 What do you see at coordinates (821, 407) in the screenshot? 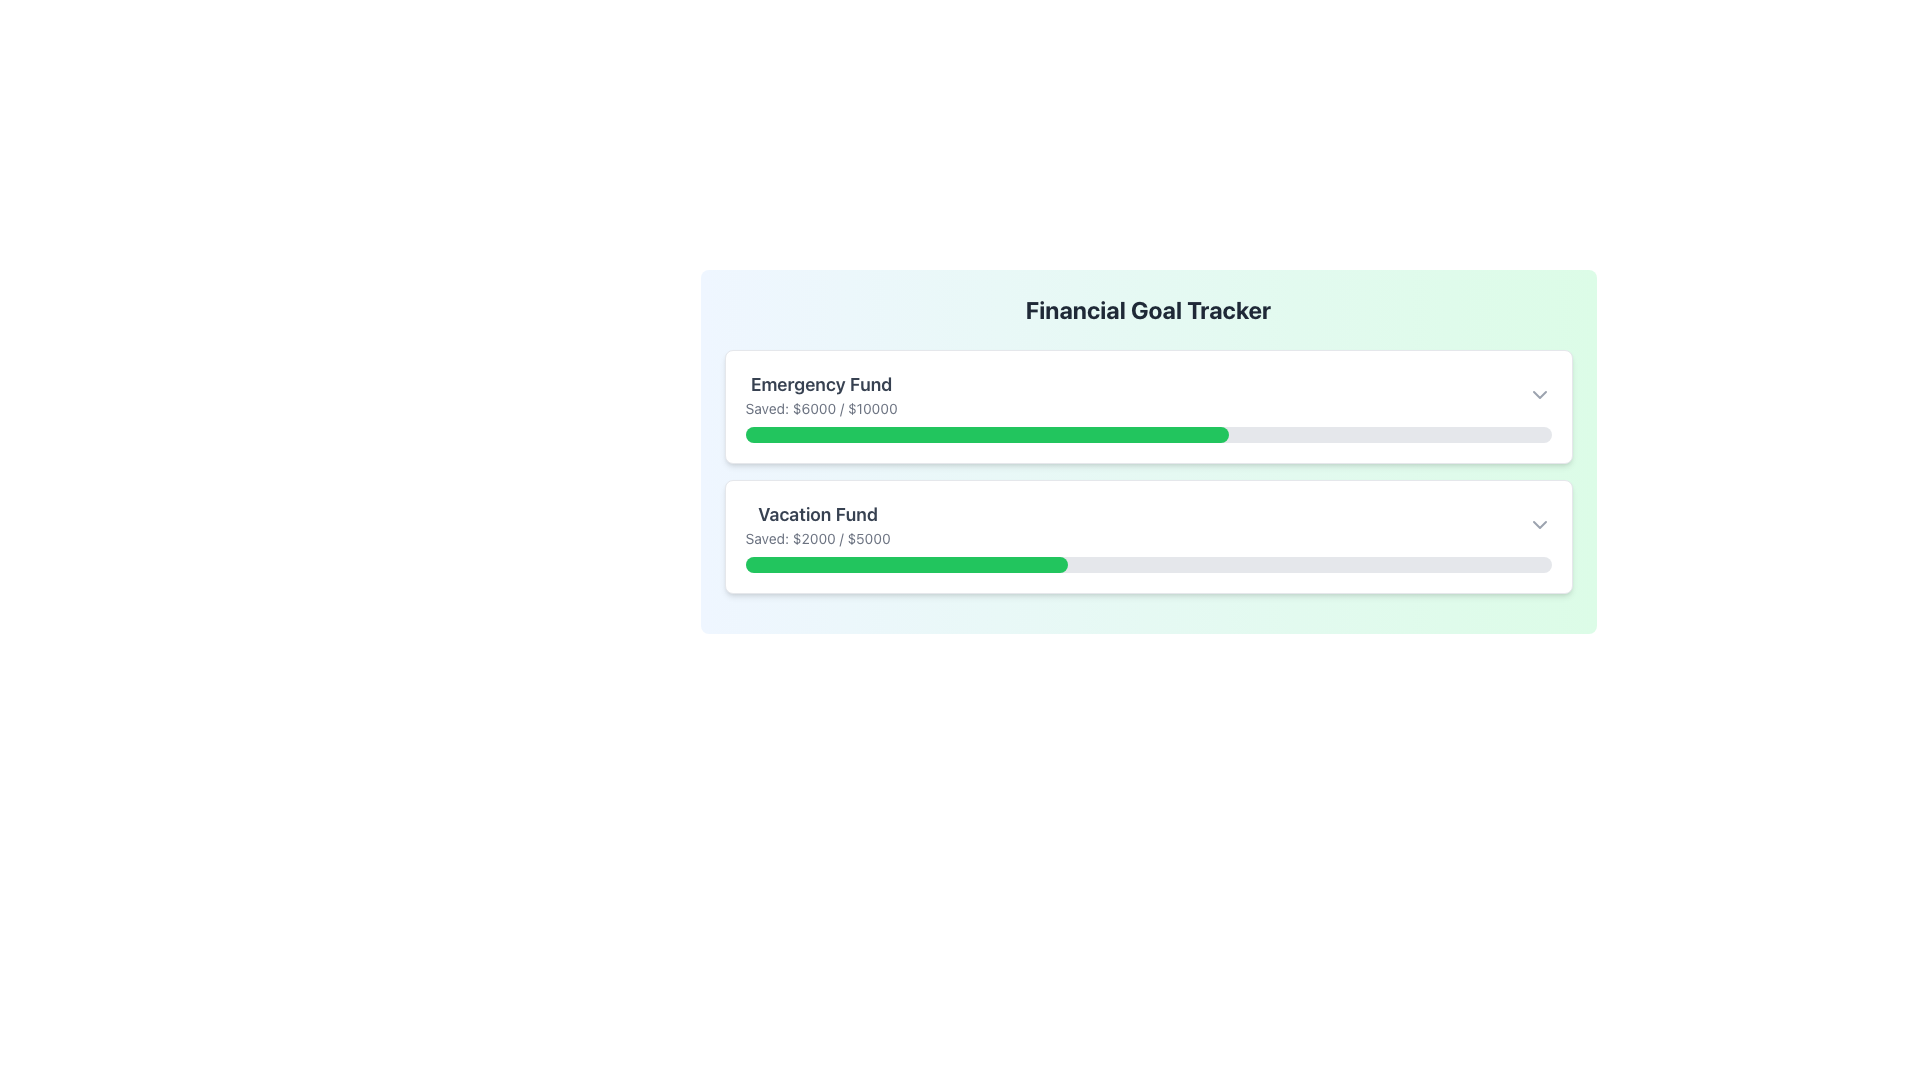
I see `text label displaying the current amount saved against the total savings goal, located directly below the 'Emergency Fund' header in the first card of the financial goal trackers` at bounding box center [821, 407].